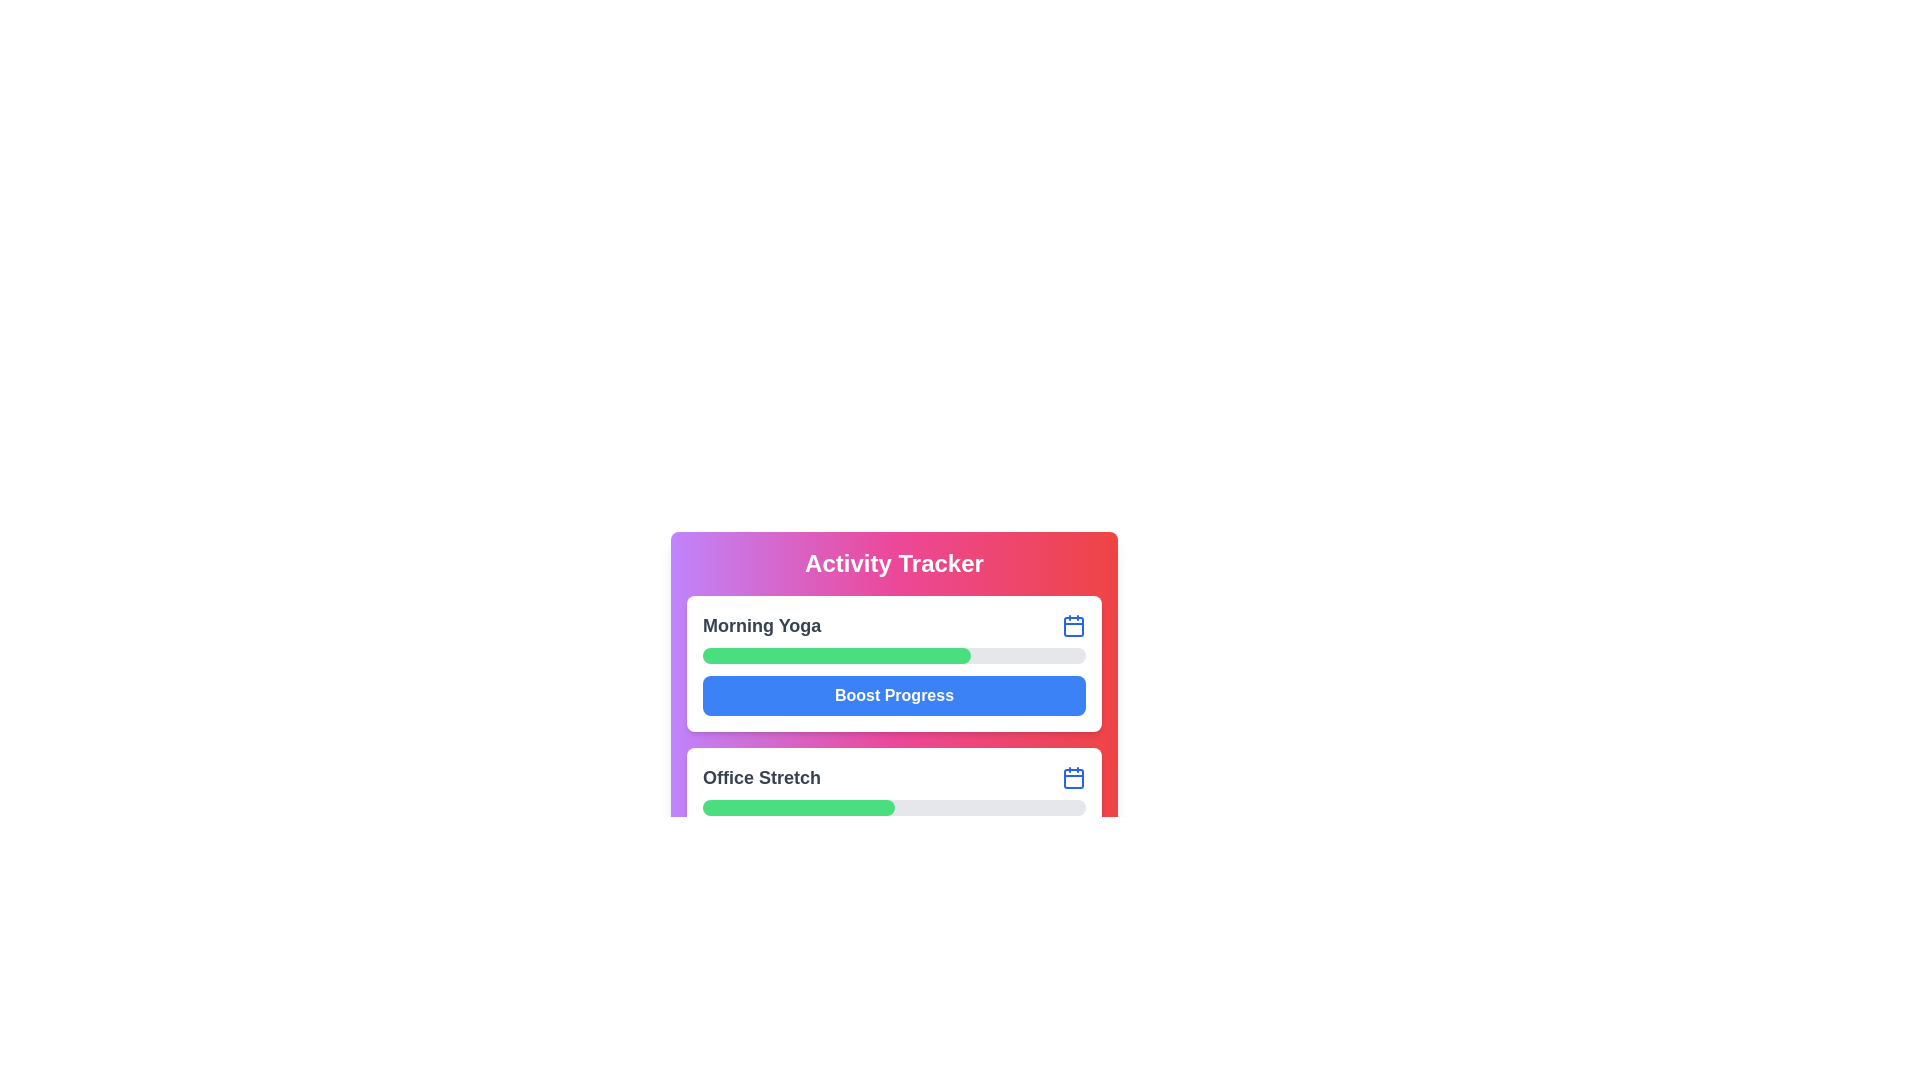 The image size is (1920, 1080). What do you see at coordinates (837, 655) in the screenshot?
I see `the horizontal green progress bar under the 'Morning Yoga' label in the 'Activity Tracker' card, which indicates 70% completion` at bounding box center [837, 655].